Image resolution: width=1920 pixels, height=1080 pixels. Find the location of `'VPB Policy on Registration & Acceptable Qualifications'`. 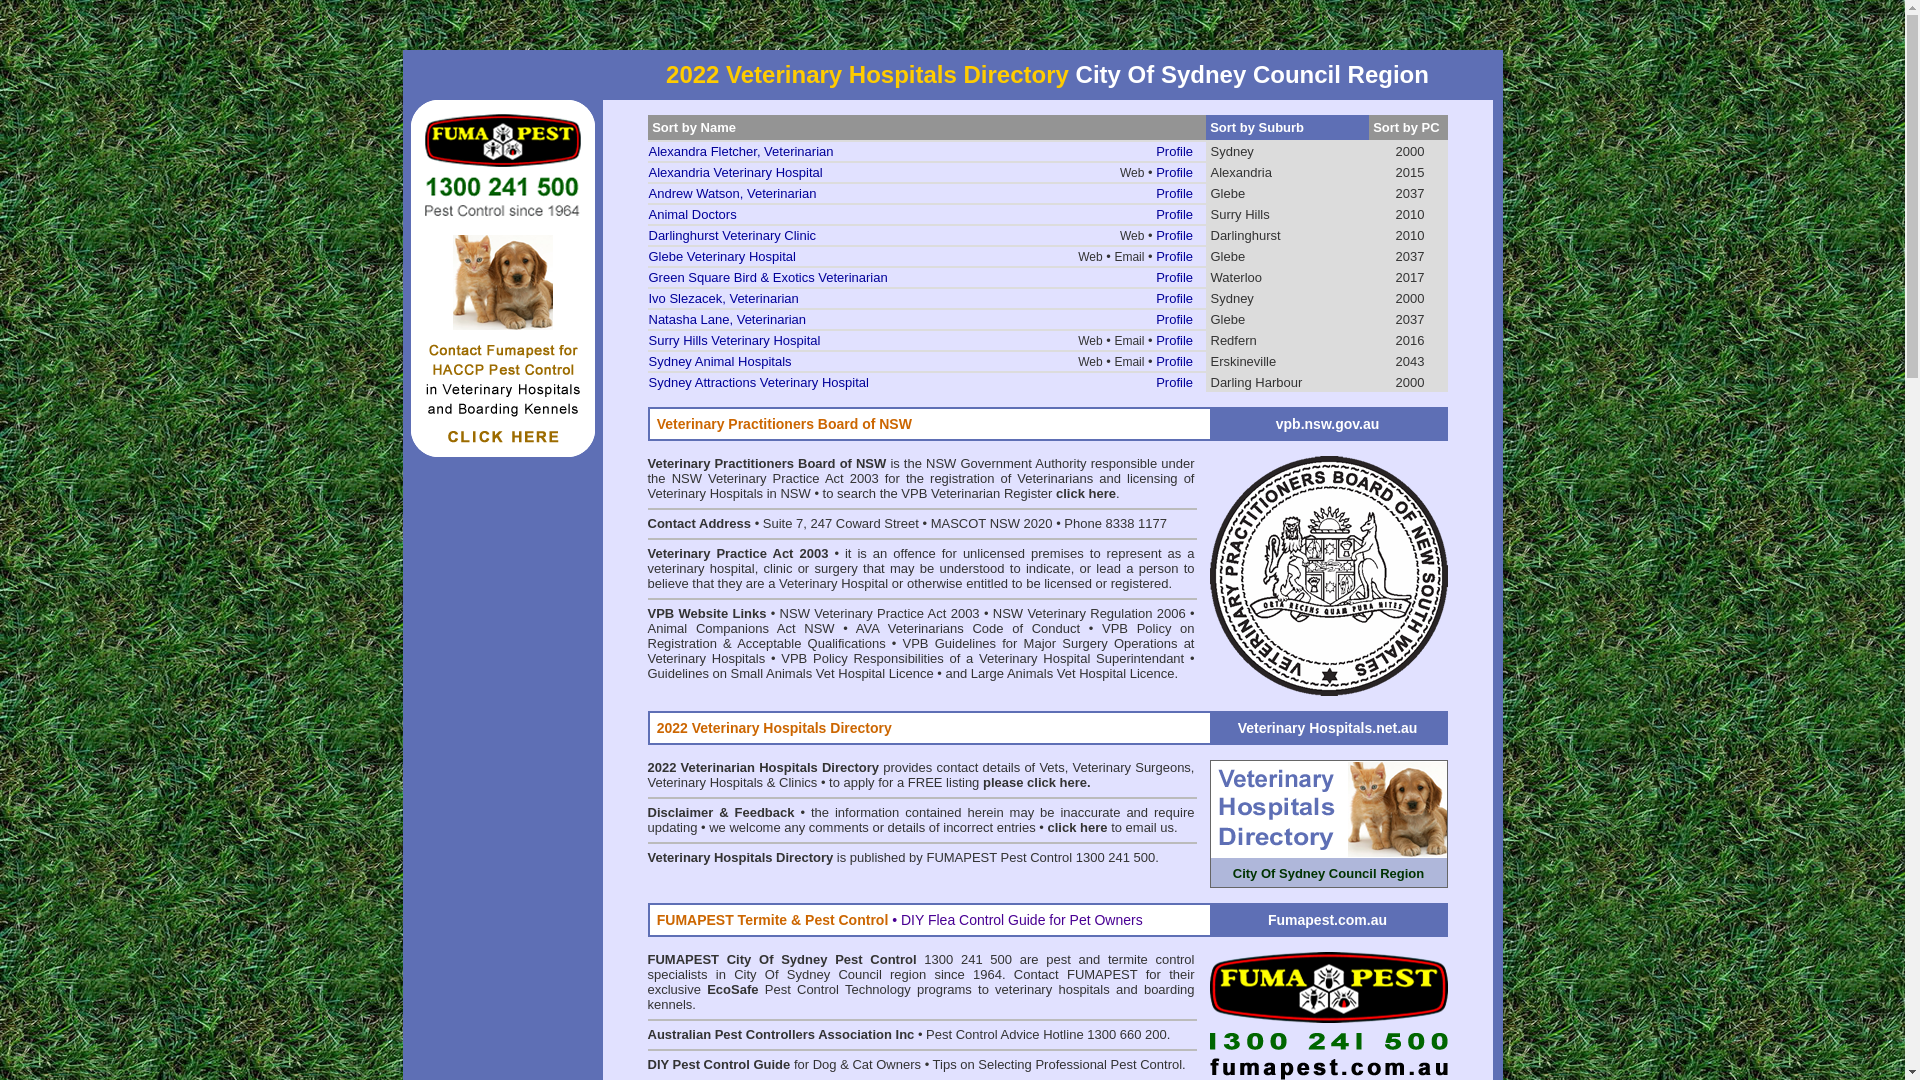

'VPB Policy on Registration & Acceptable Qualifications' is located at coordinates (920, 636).